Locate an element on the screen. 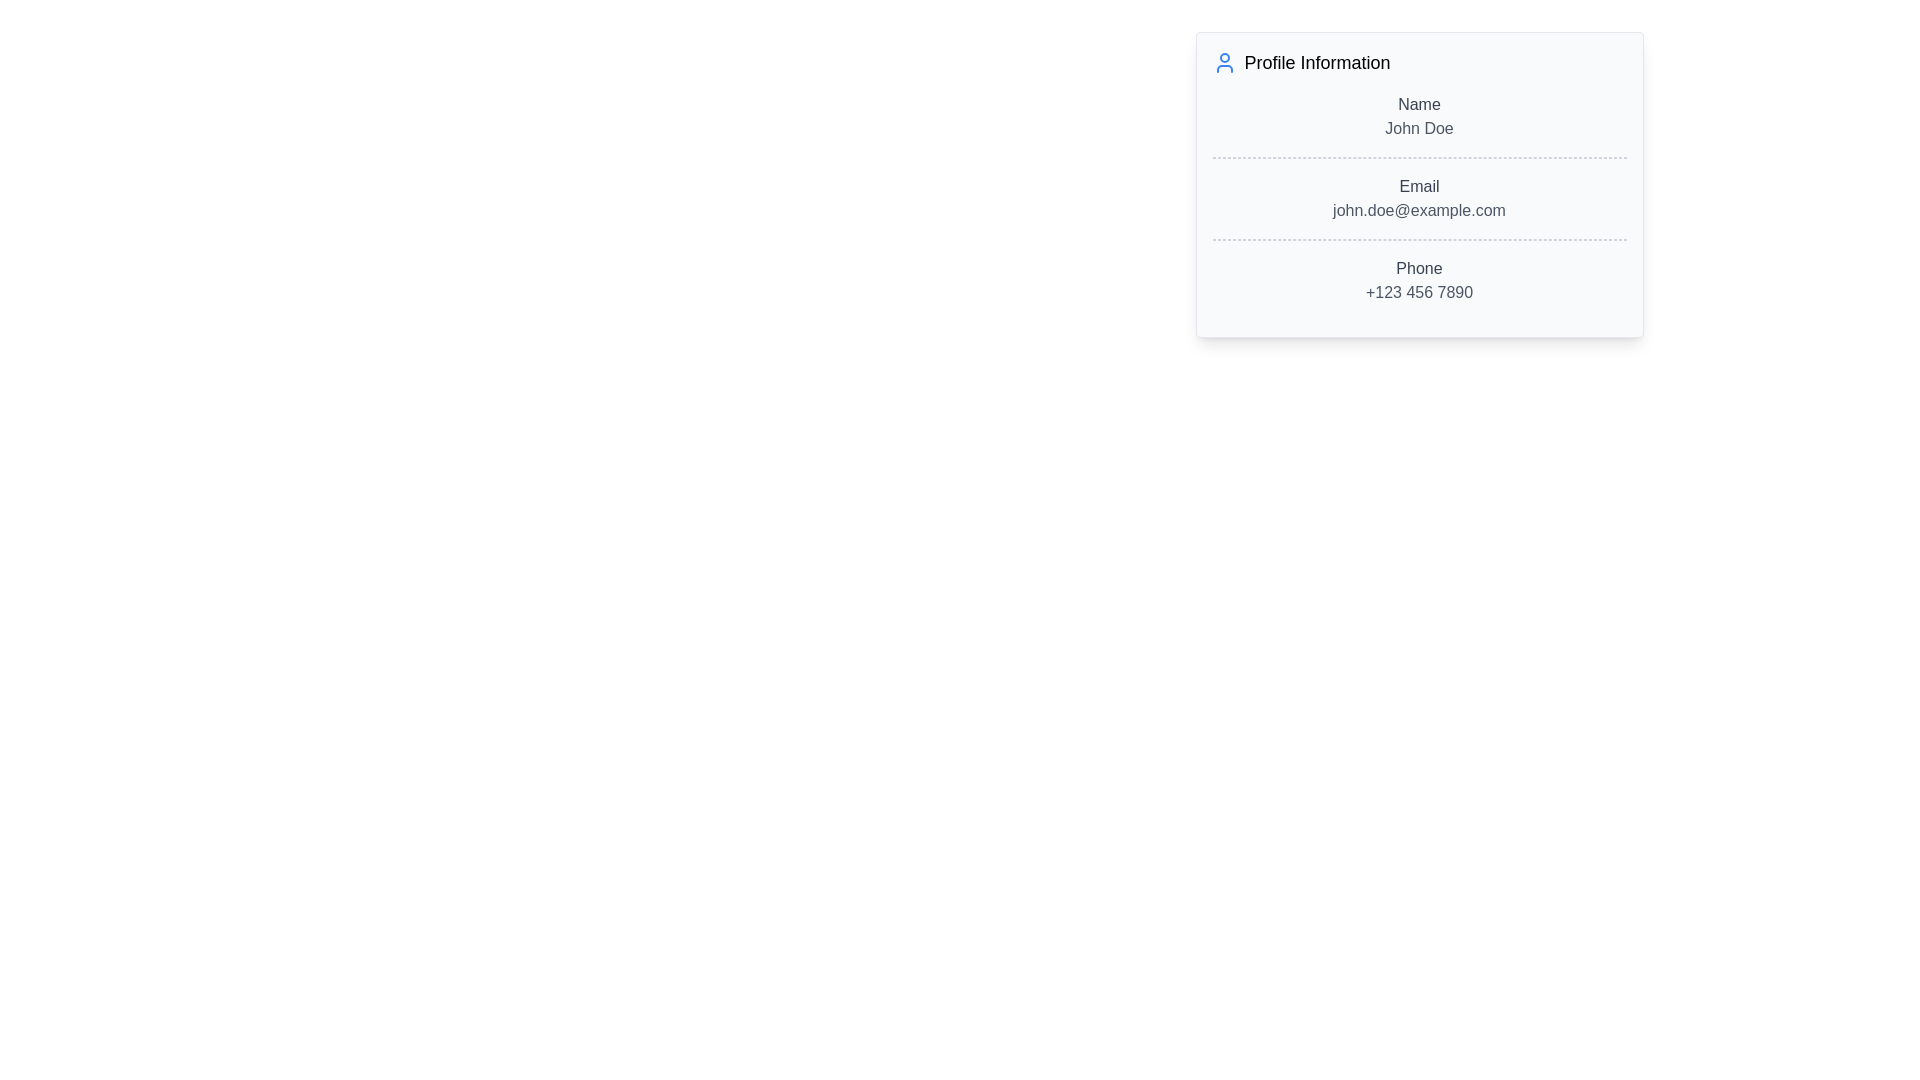 The width and height of the screenshot is (1920, 1080). the Display block containing the text 'Name' and 'John Doe' within the 'Profile Information' card, which is located near the top edge of the card is located at coordinates (1418, 116).